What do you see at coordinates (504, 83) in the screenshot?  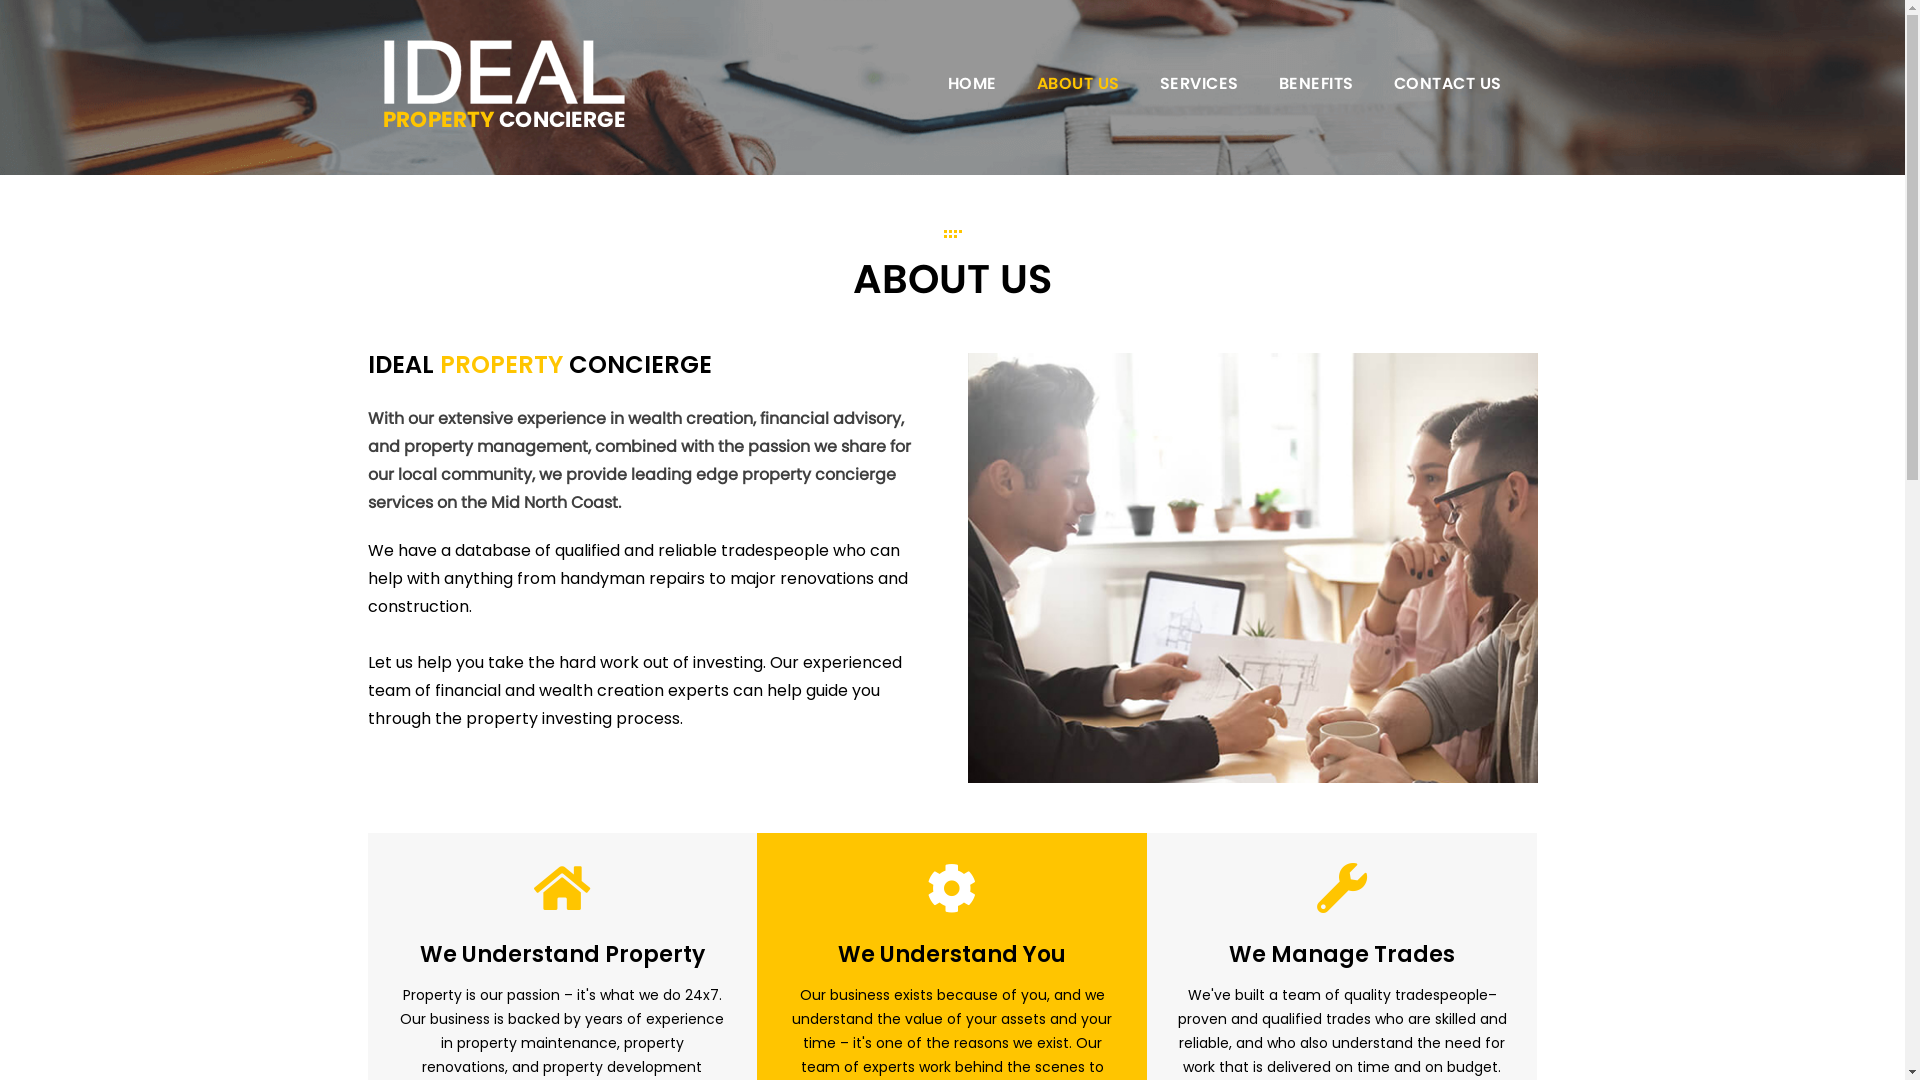 I see `'Ideal Property Concierge'` at bounding box center [504, 83].